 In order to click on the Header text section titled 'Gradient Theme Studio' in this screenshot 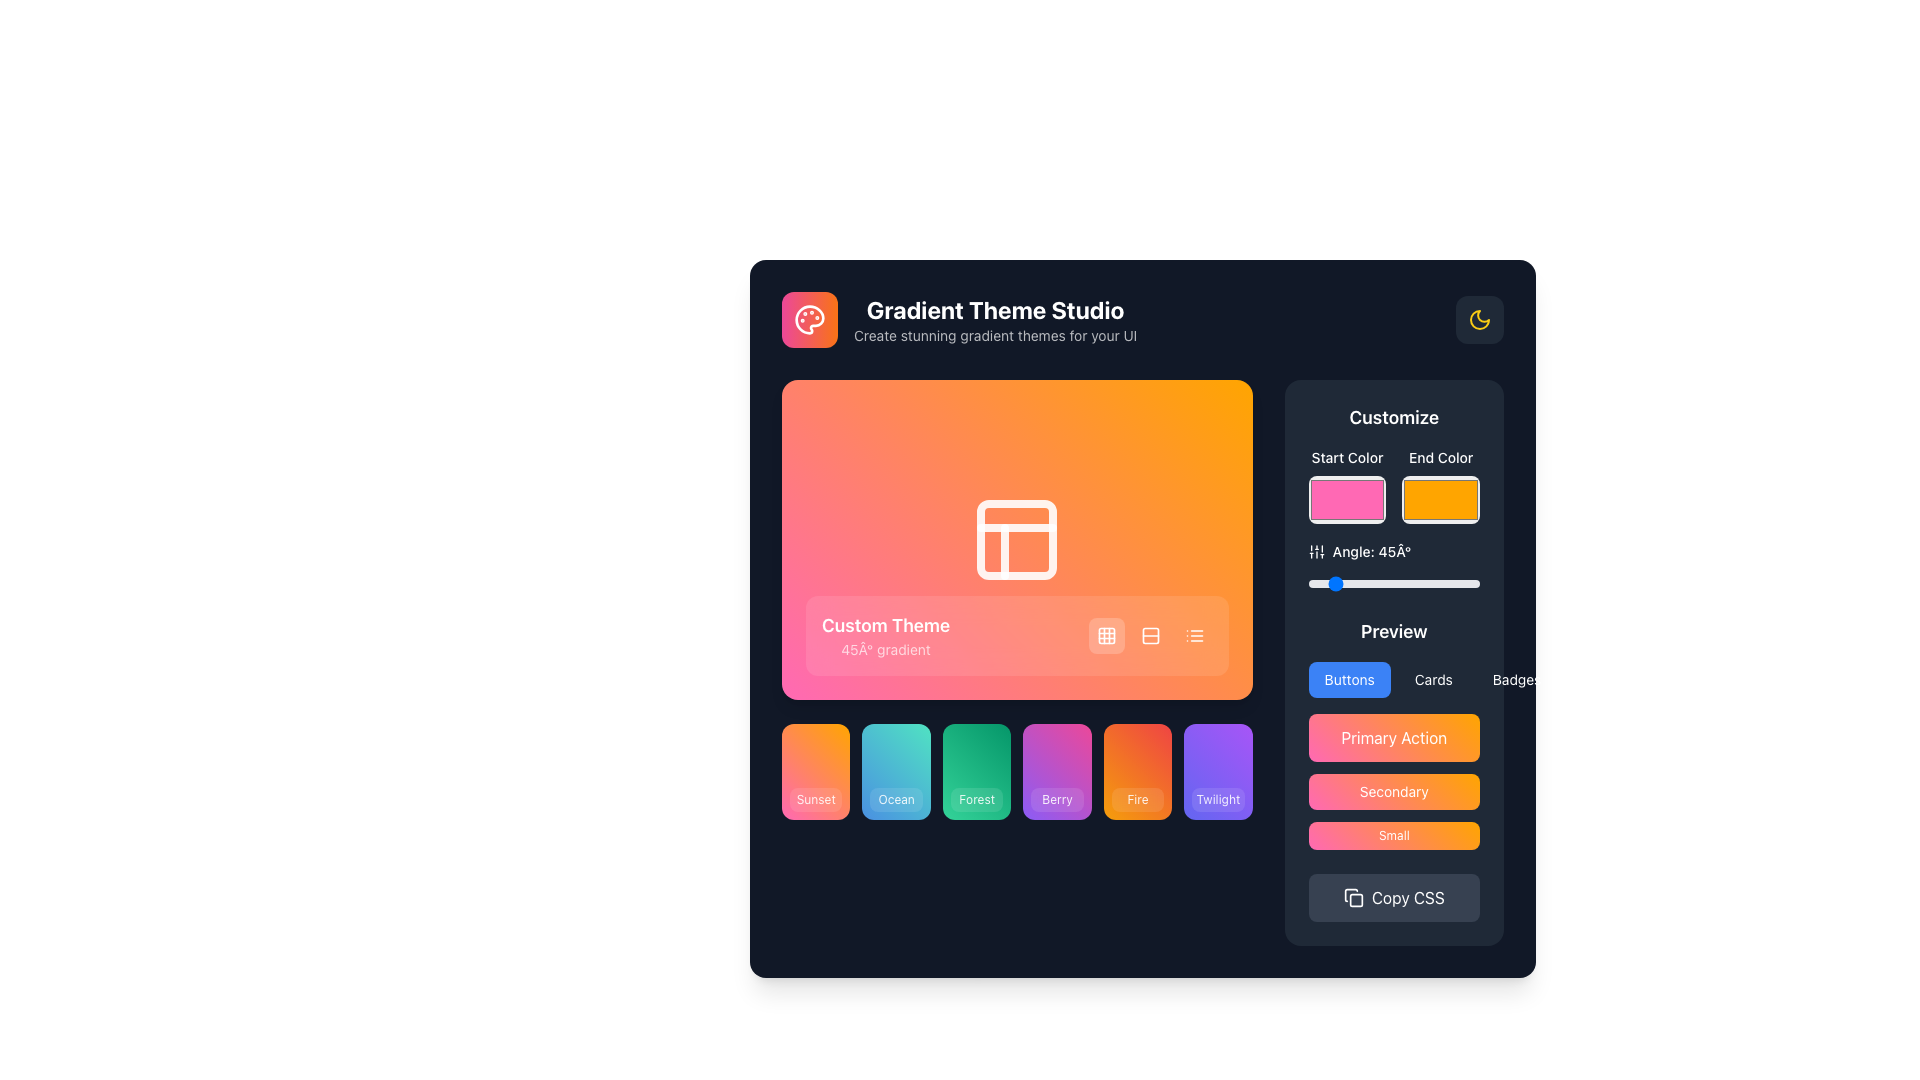, I will do `click(958, 319)`.